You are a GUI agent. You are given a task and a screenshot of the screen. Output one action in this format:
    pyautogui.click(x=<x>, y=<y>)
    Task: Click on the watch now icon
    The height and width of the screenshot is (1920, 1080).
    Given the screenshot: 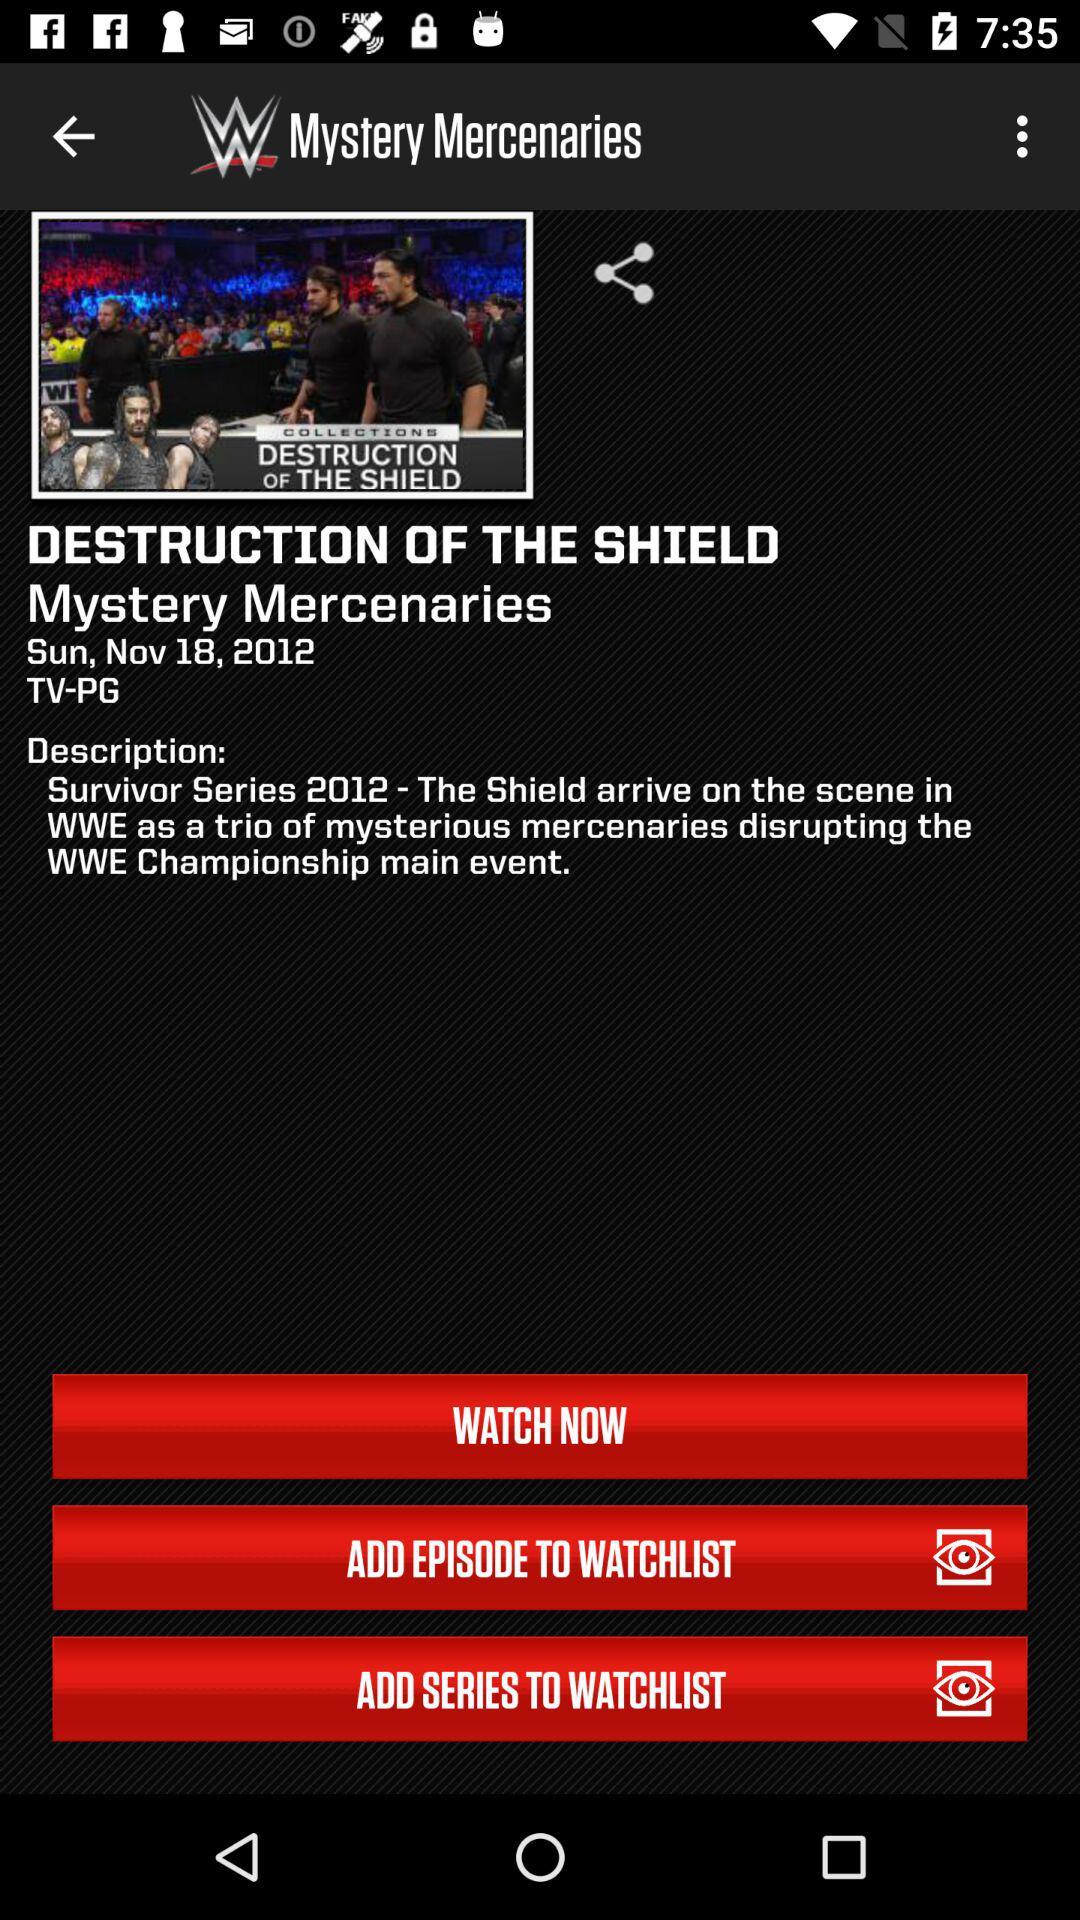 What is the action you would take?
    pyautogui.click(x=540, y=1425)
    